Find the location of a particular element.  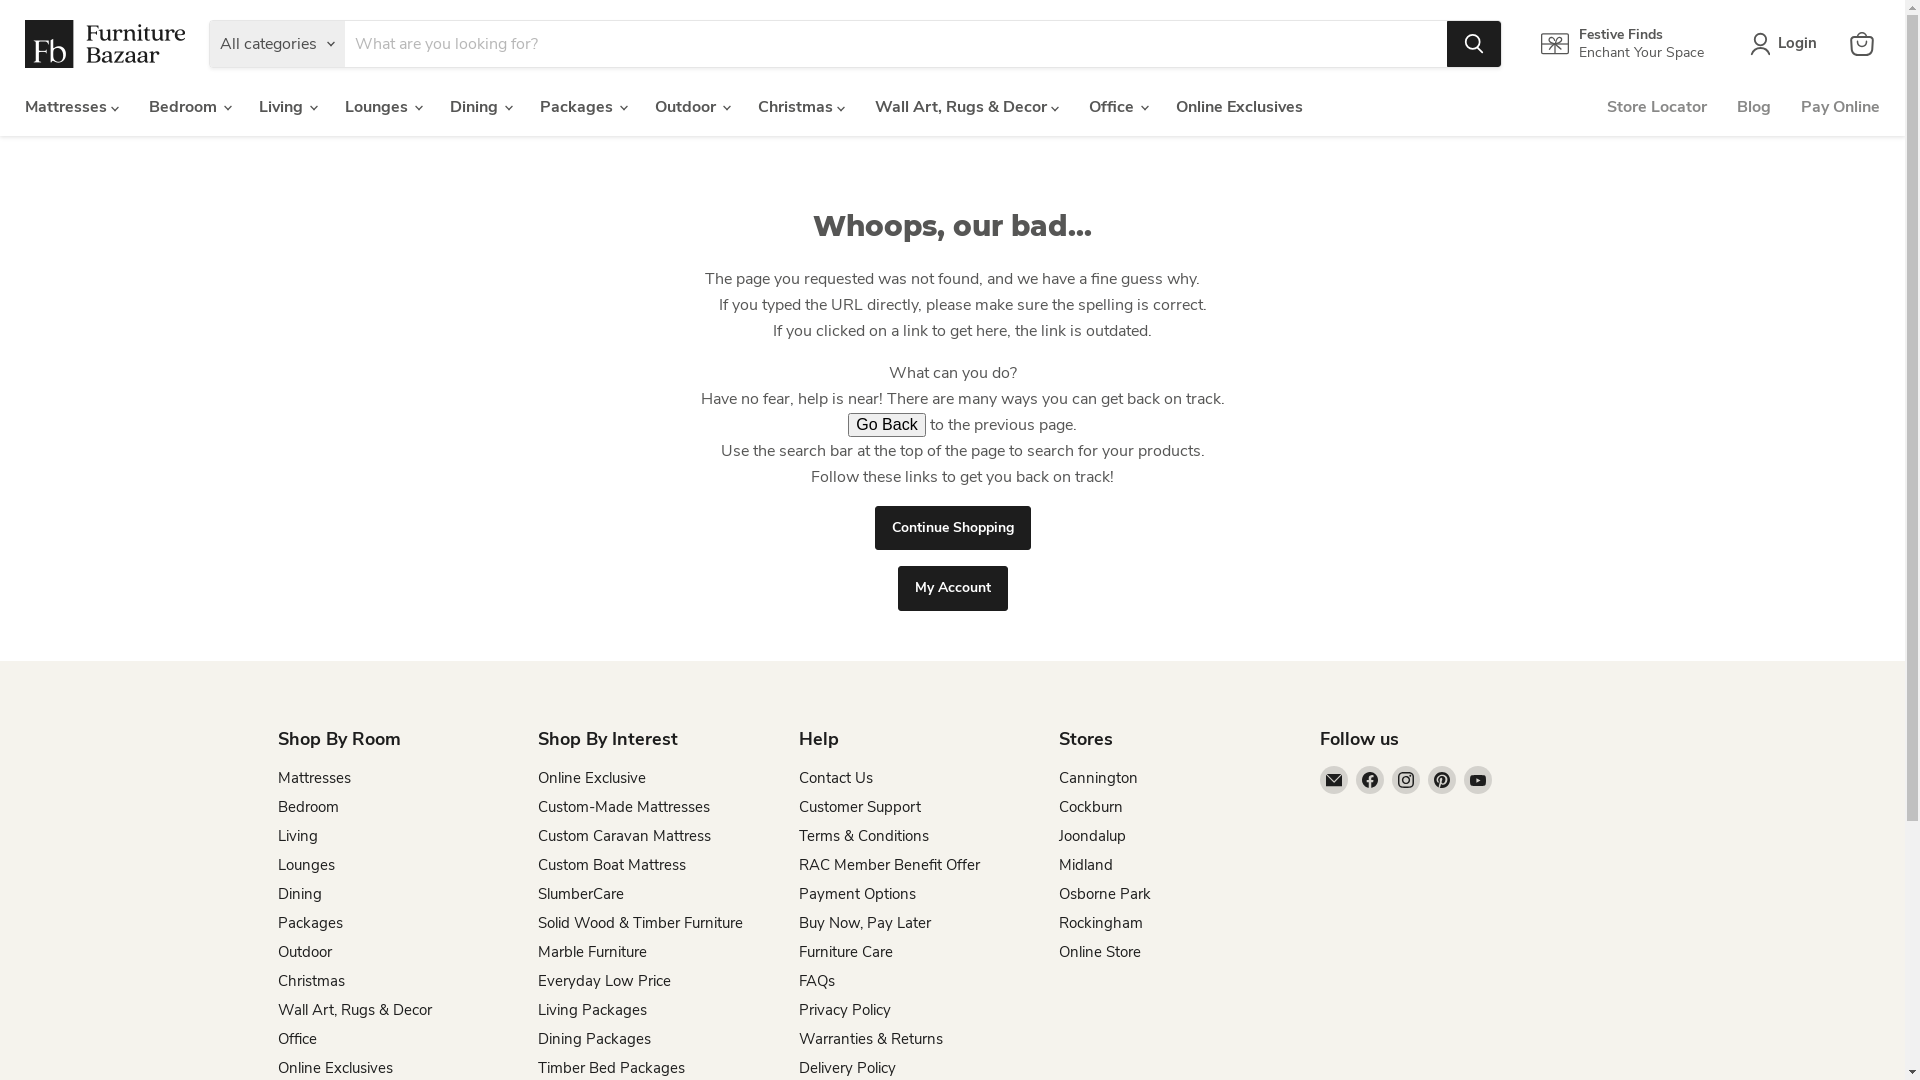

'Find us on Facebook' is located at coordinates (1368, 778).